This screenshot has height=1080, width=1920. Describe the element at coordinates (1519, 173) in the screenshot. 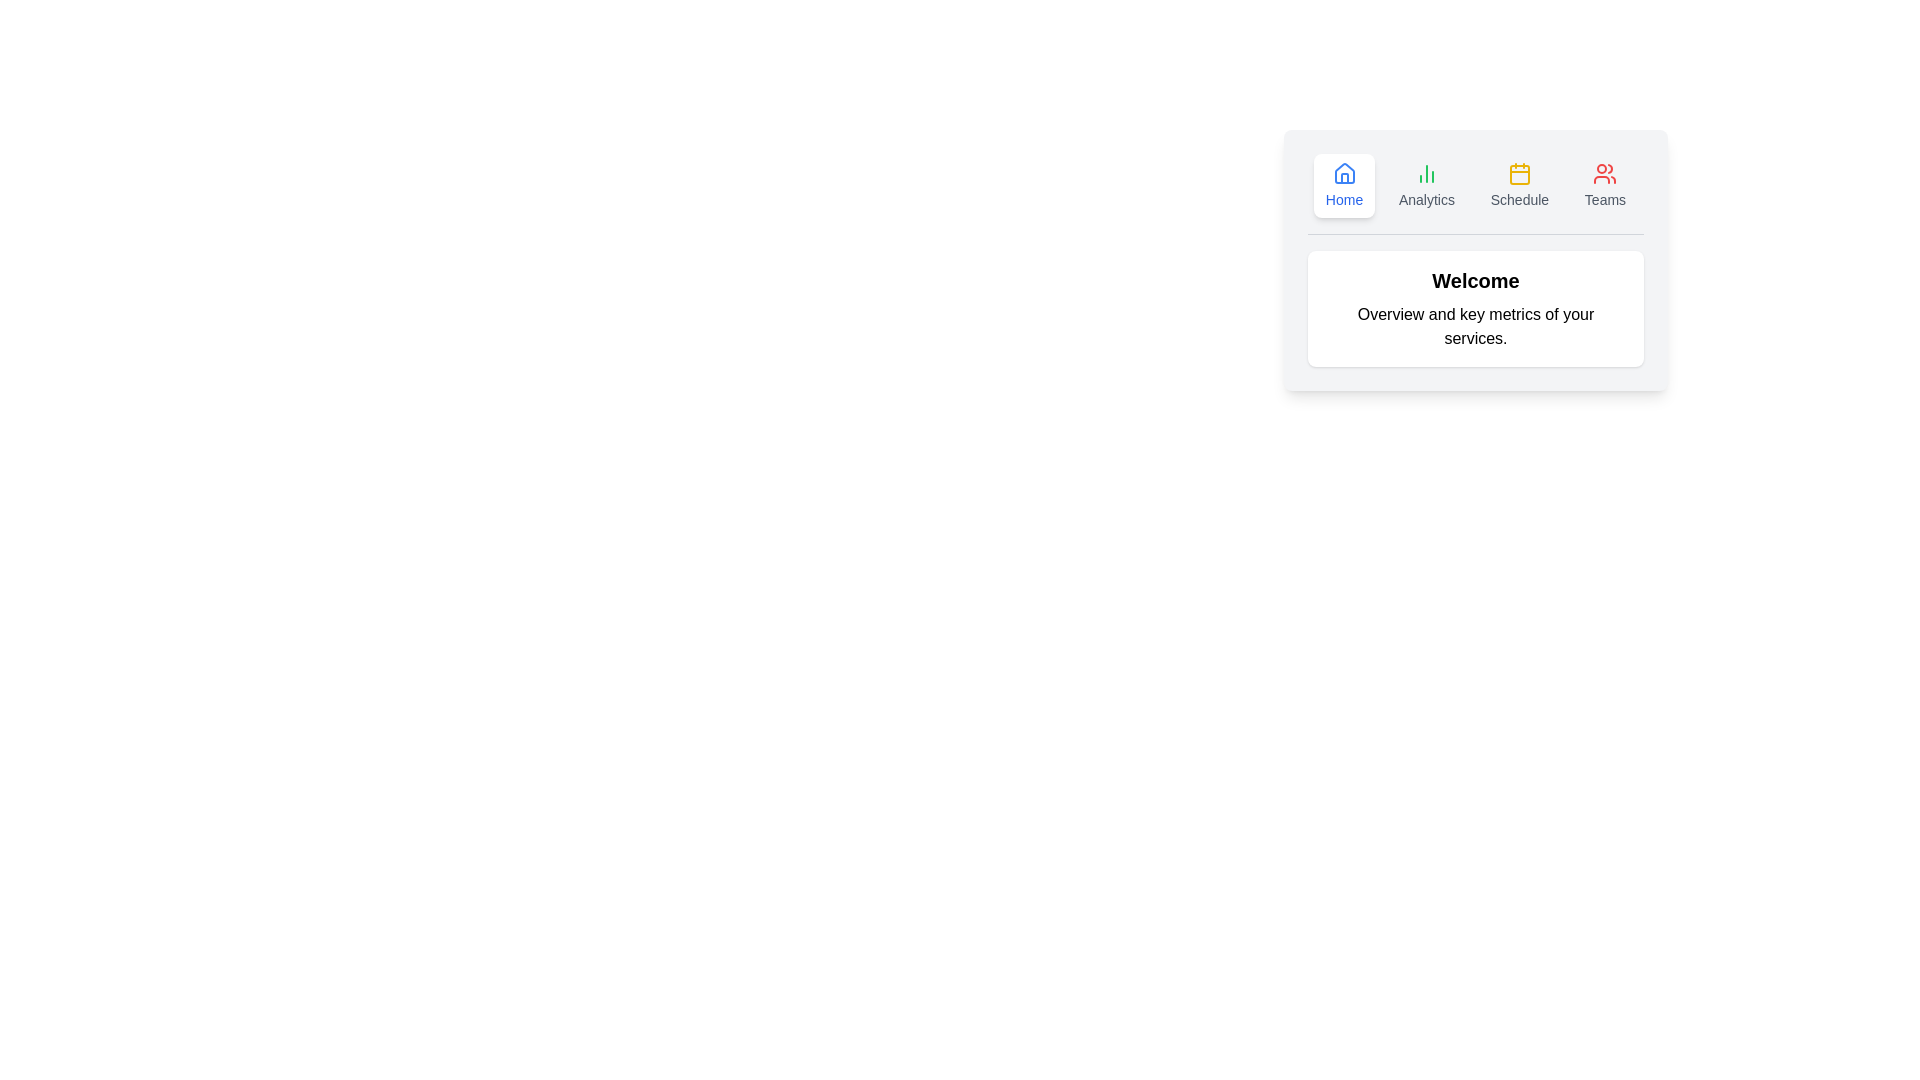

I see `the yellow calendar icon located under the 'Schedule' text label in the navigation menu` at that location.